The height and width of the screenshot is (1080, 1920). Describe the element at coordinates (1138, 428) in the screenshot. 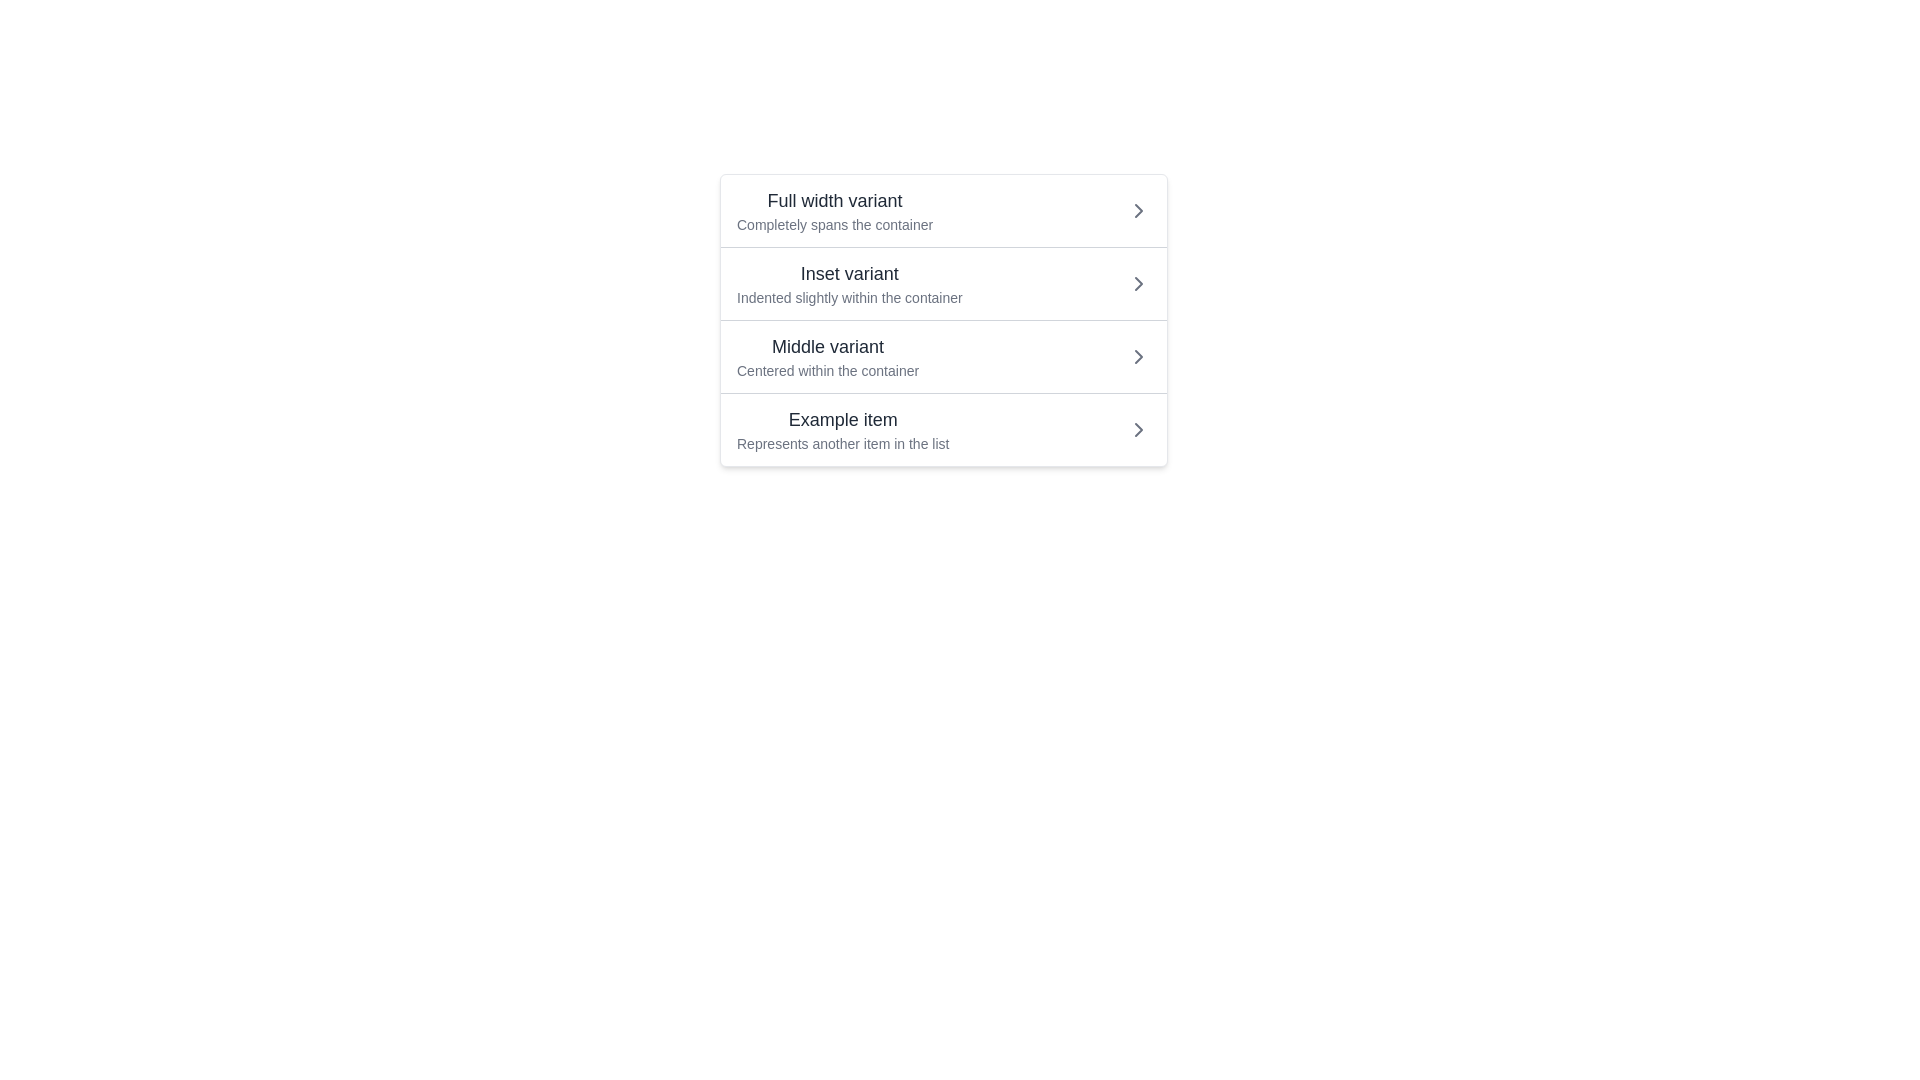

I see `the navigation icon located in the rightmost part of the fourth row labeled 'Example item'` at that location.